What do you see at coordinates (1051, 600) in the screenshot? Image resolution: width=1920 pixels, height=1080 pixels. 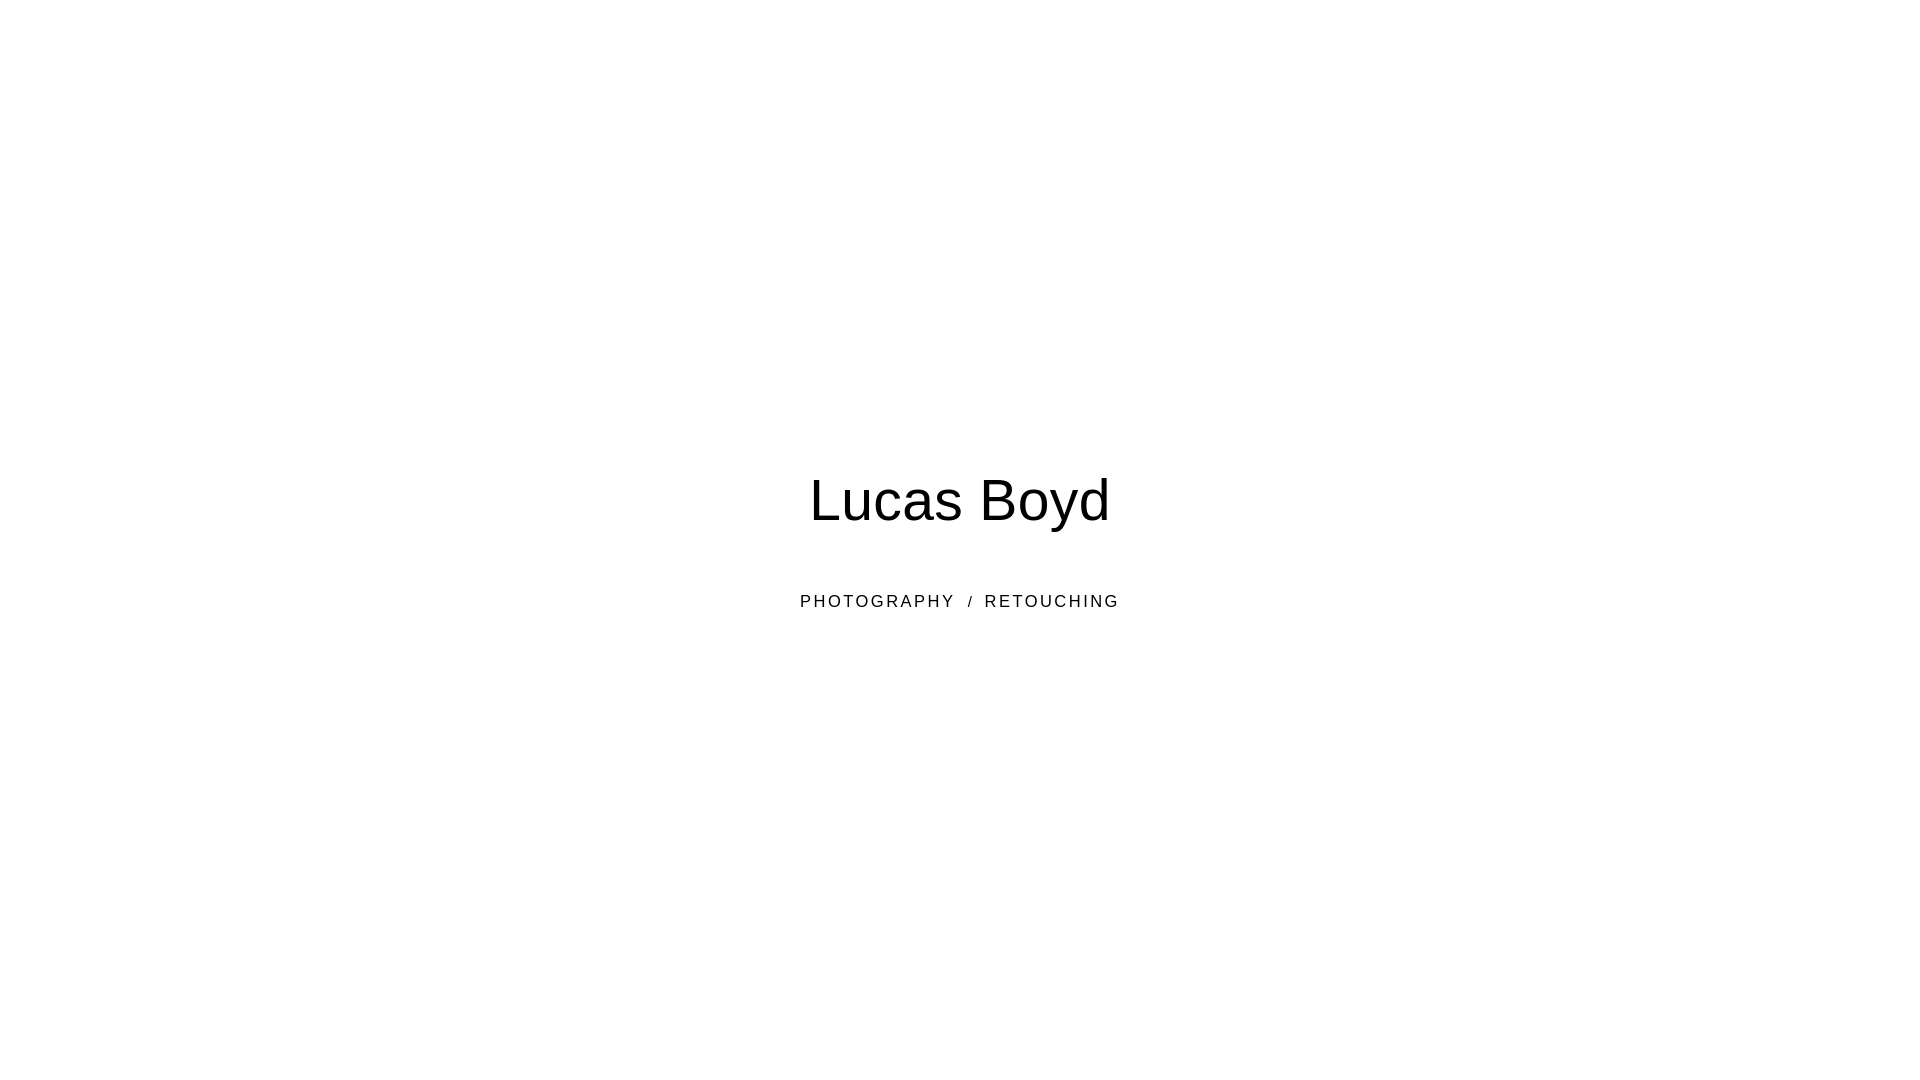 I see `'RETOUCHING'` at bounding box center [1051, 600].